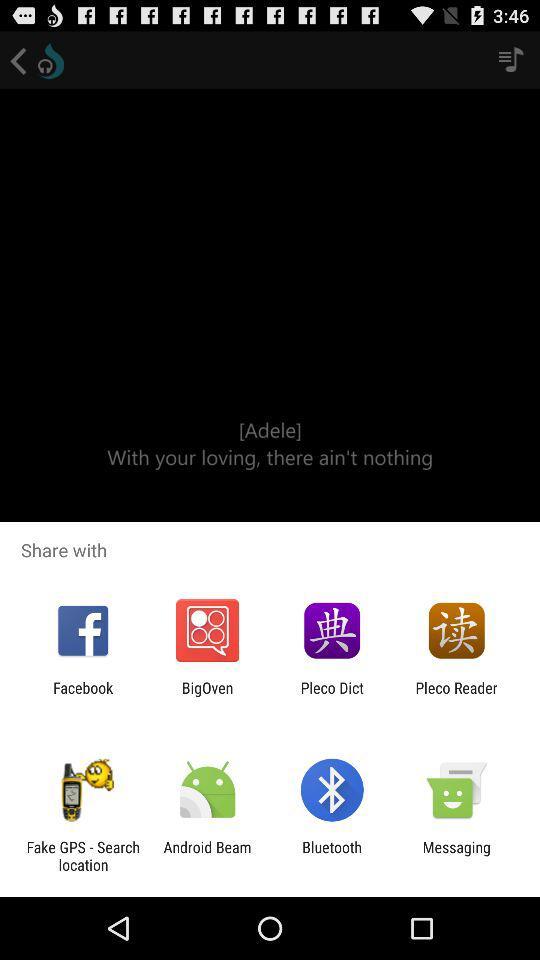  Describe the element at coordinates (206, 855) in the screenshot. I see `app next to fake gps search item` at that location.